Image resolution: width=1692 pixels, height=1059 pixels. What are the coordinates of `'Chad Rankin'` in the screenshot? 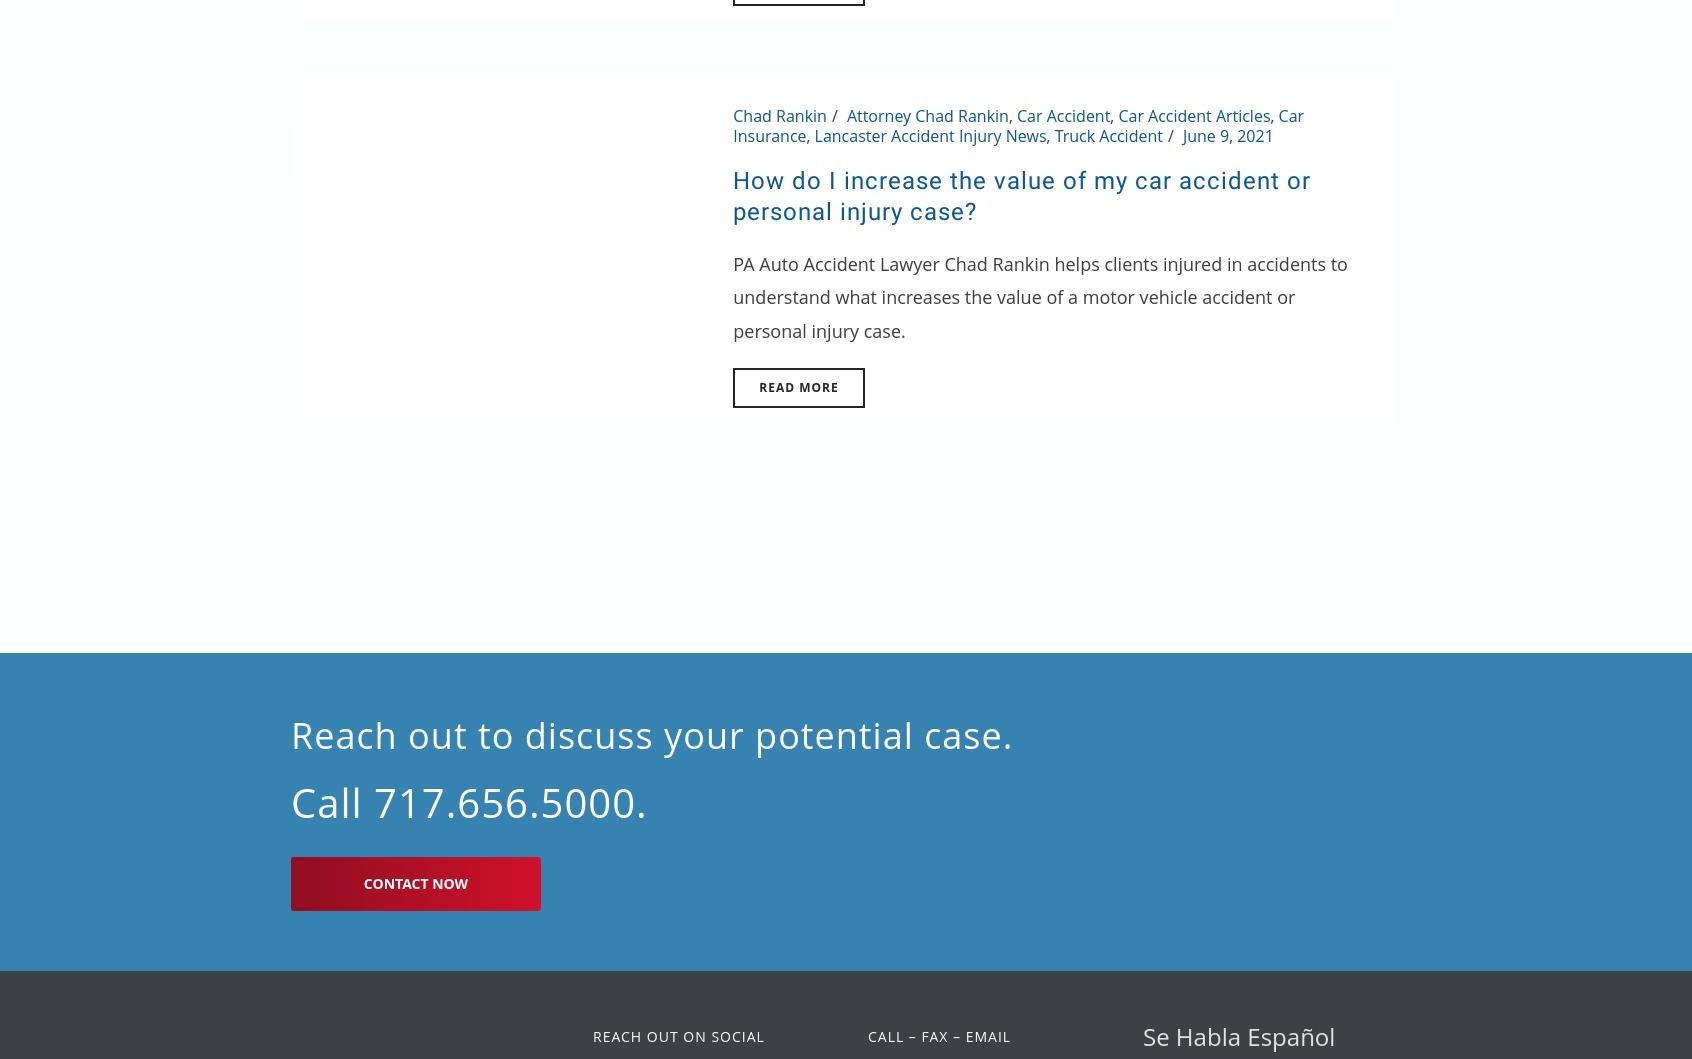 It's located at (779, 114).